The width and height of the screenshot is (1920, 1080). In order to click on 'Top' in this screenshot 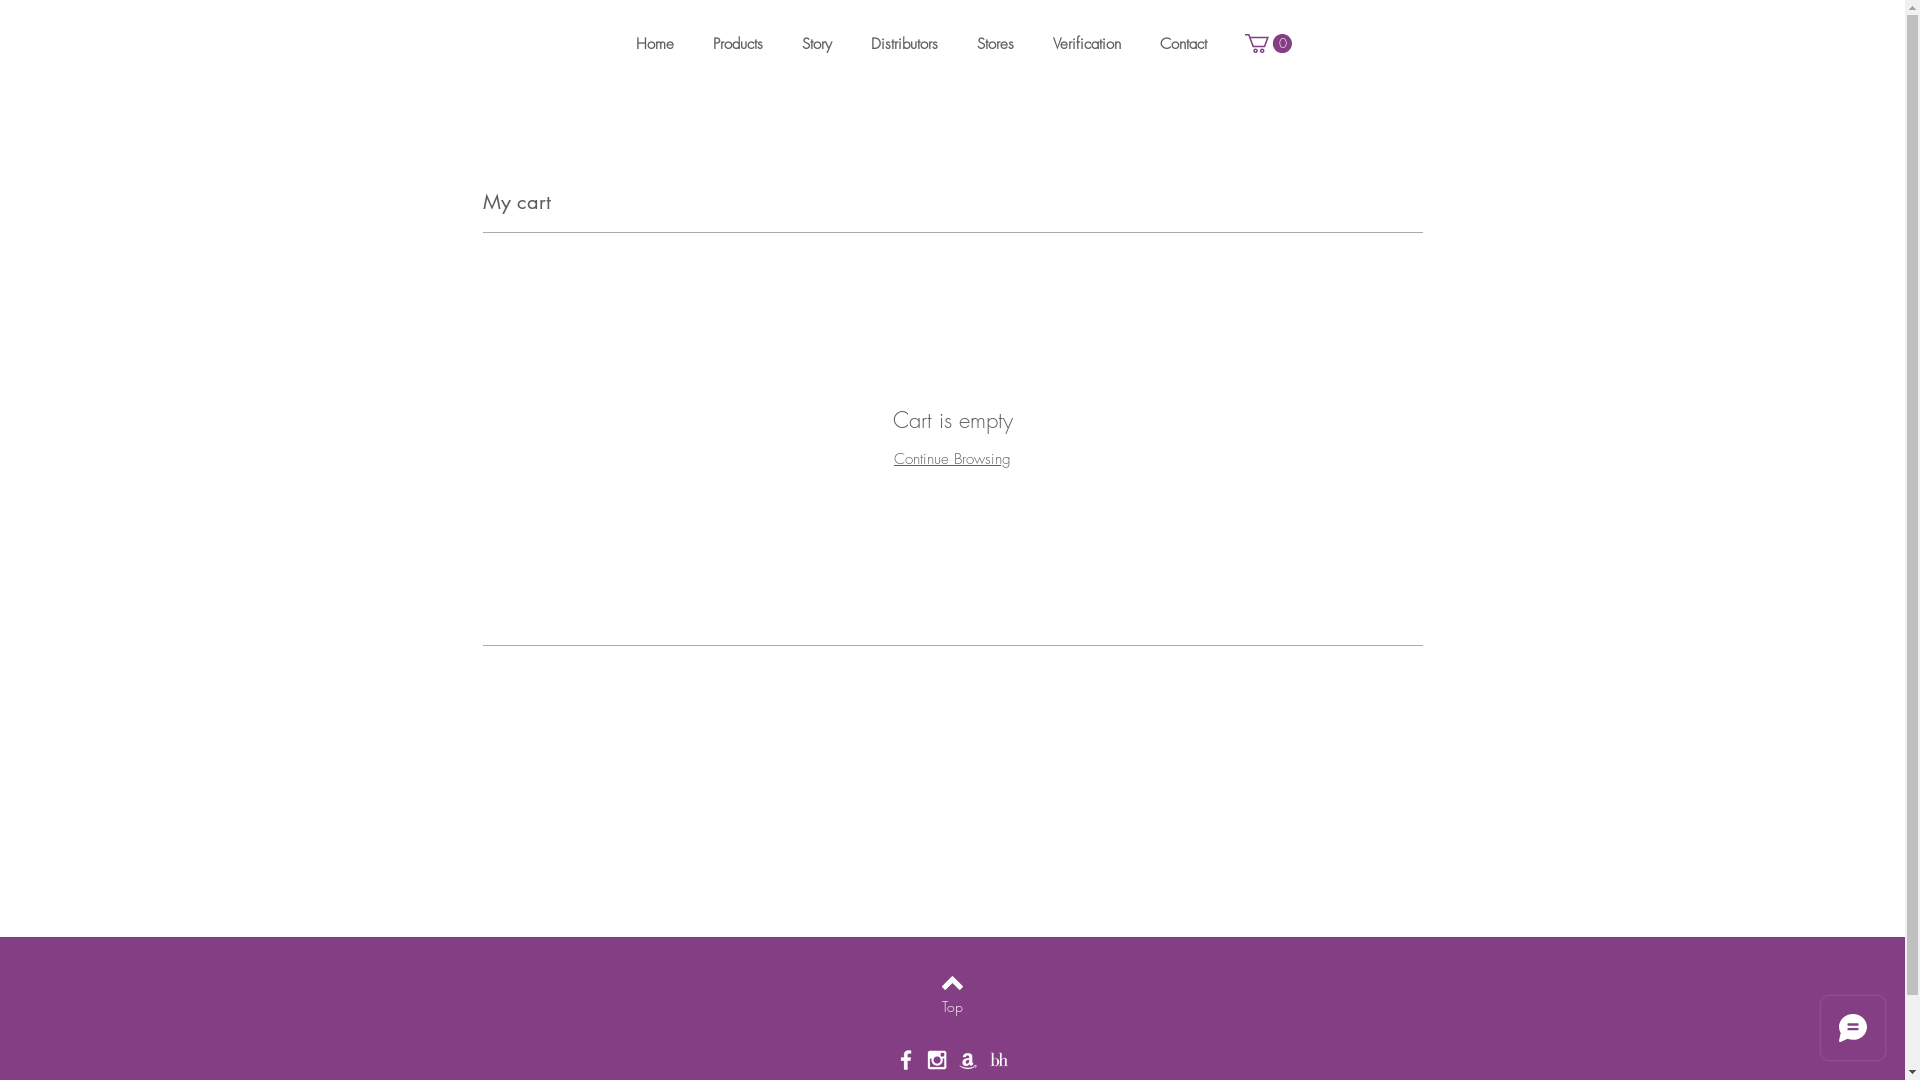, I will do `click(901, 1006)`.